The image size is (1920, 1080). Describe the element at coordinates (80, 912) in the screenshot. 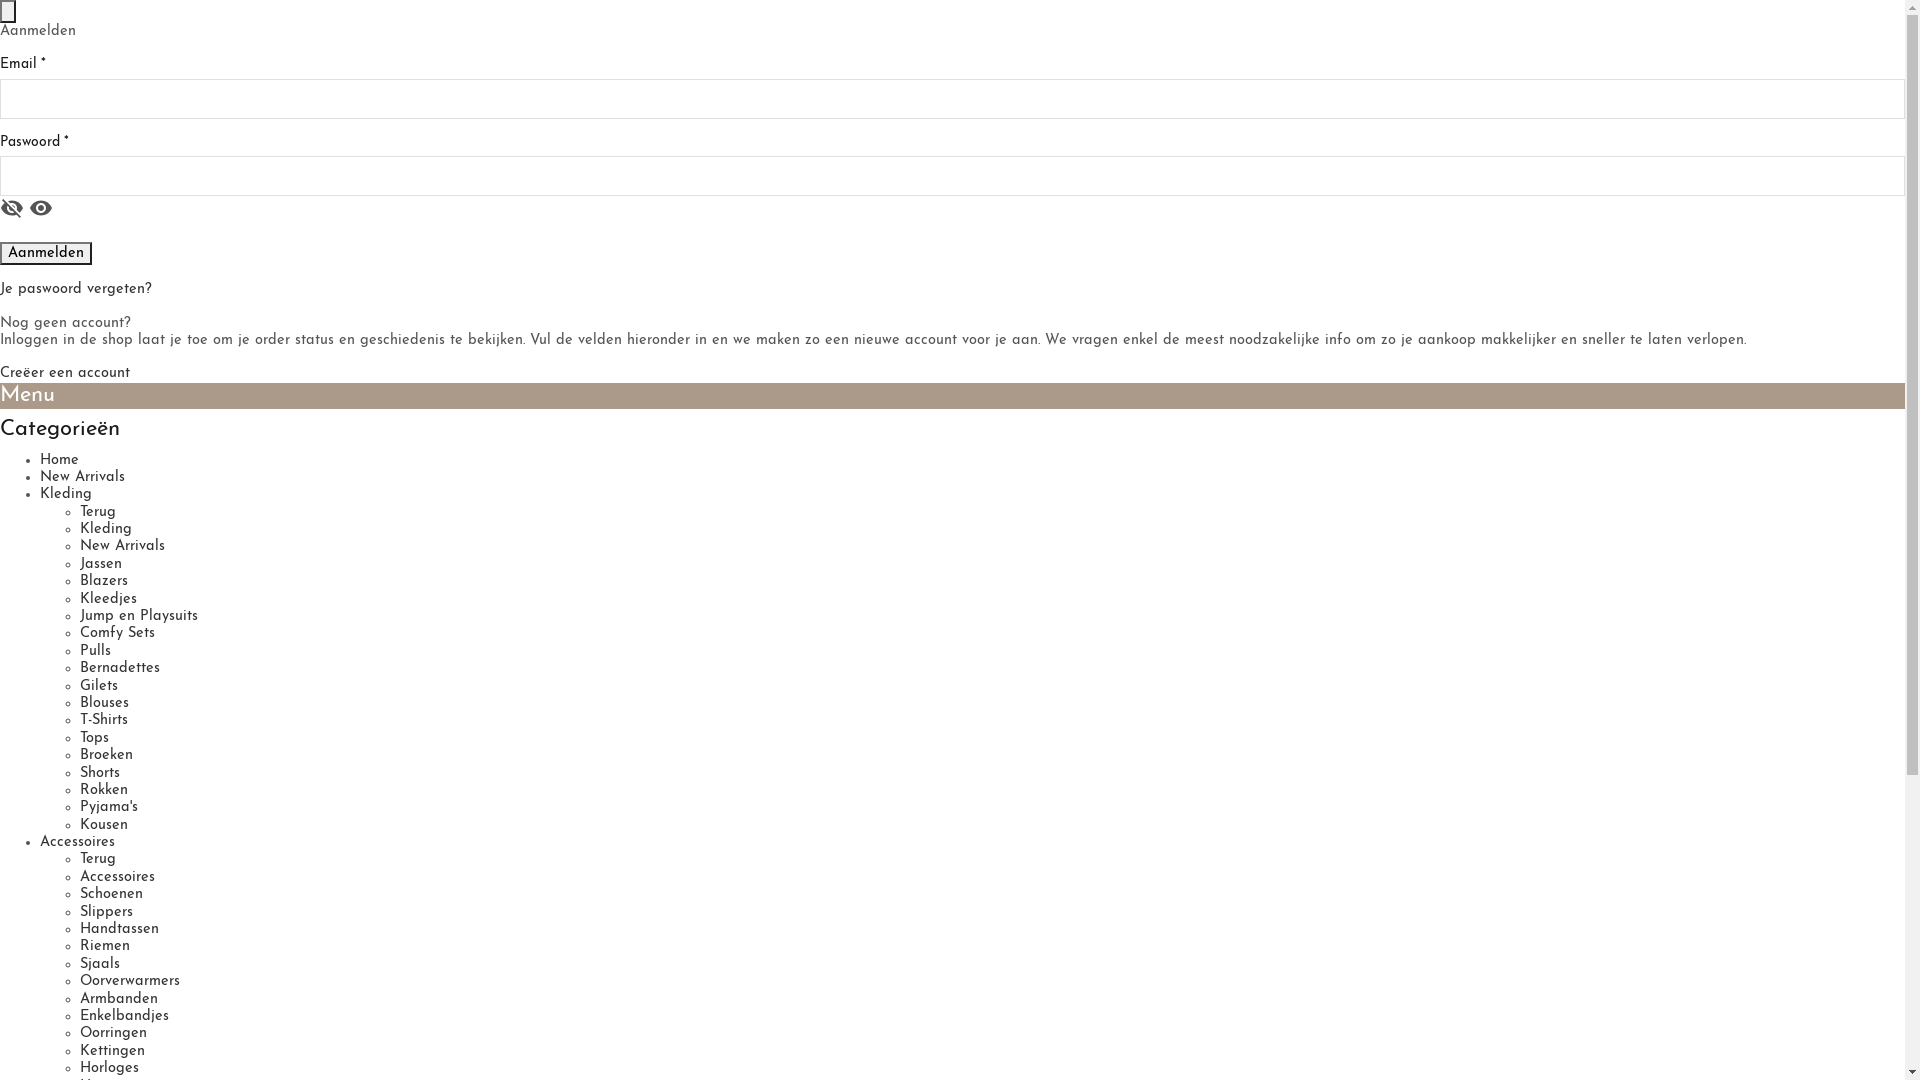

I see `'Slippers'` at that location.